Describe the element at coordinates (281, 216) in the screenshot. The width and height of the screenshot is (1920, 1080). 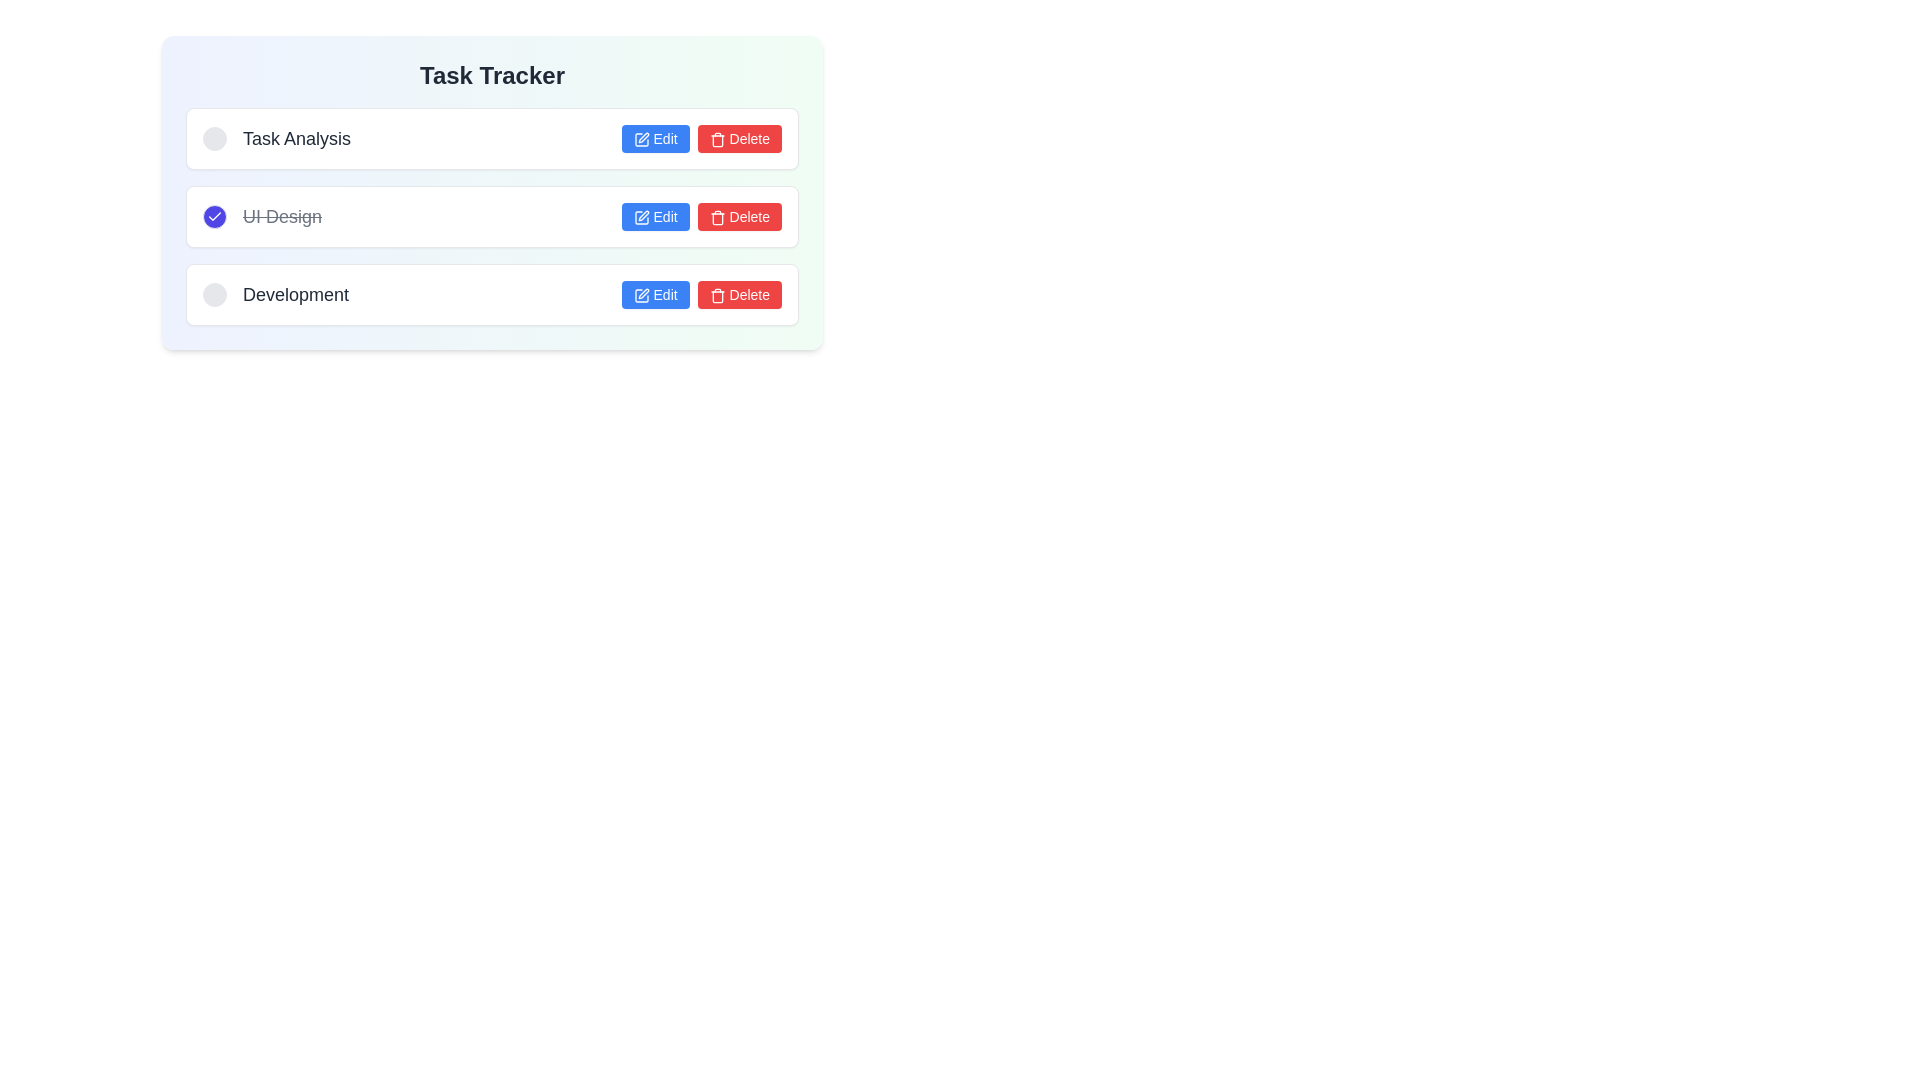
I see `the text label for the task marked 'UI Design', which is part of the second task item in the task tracker interface` at that location.